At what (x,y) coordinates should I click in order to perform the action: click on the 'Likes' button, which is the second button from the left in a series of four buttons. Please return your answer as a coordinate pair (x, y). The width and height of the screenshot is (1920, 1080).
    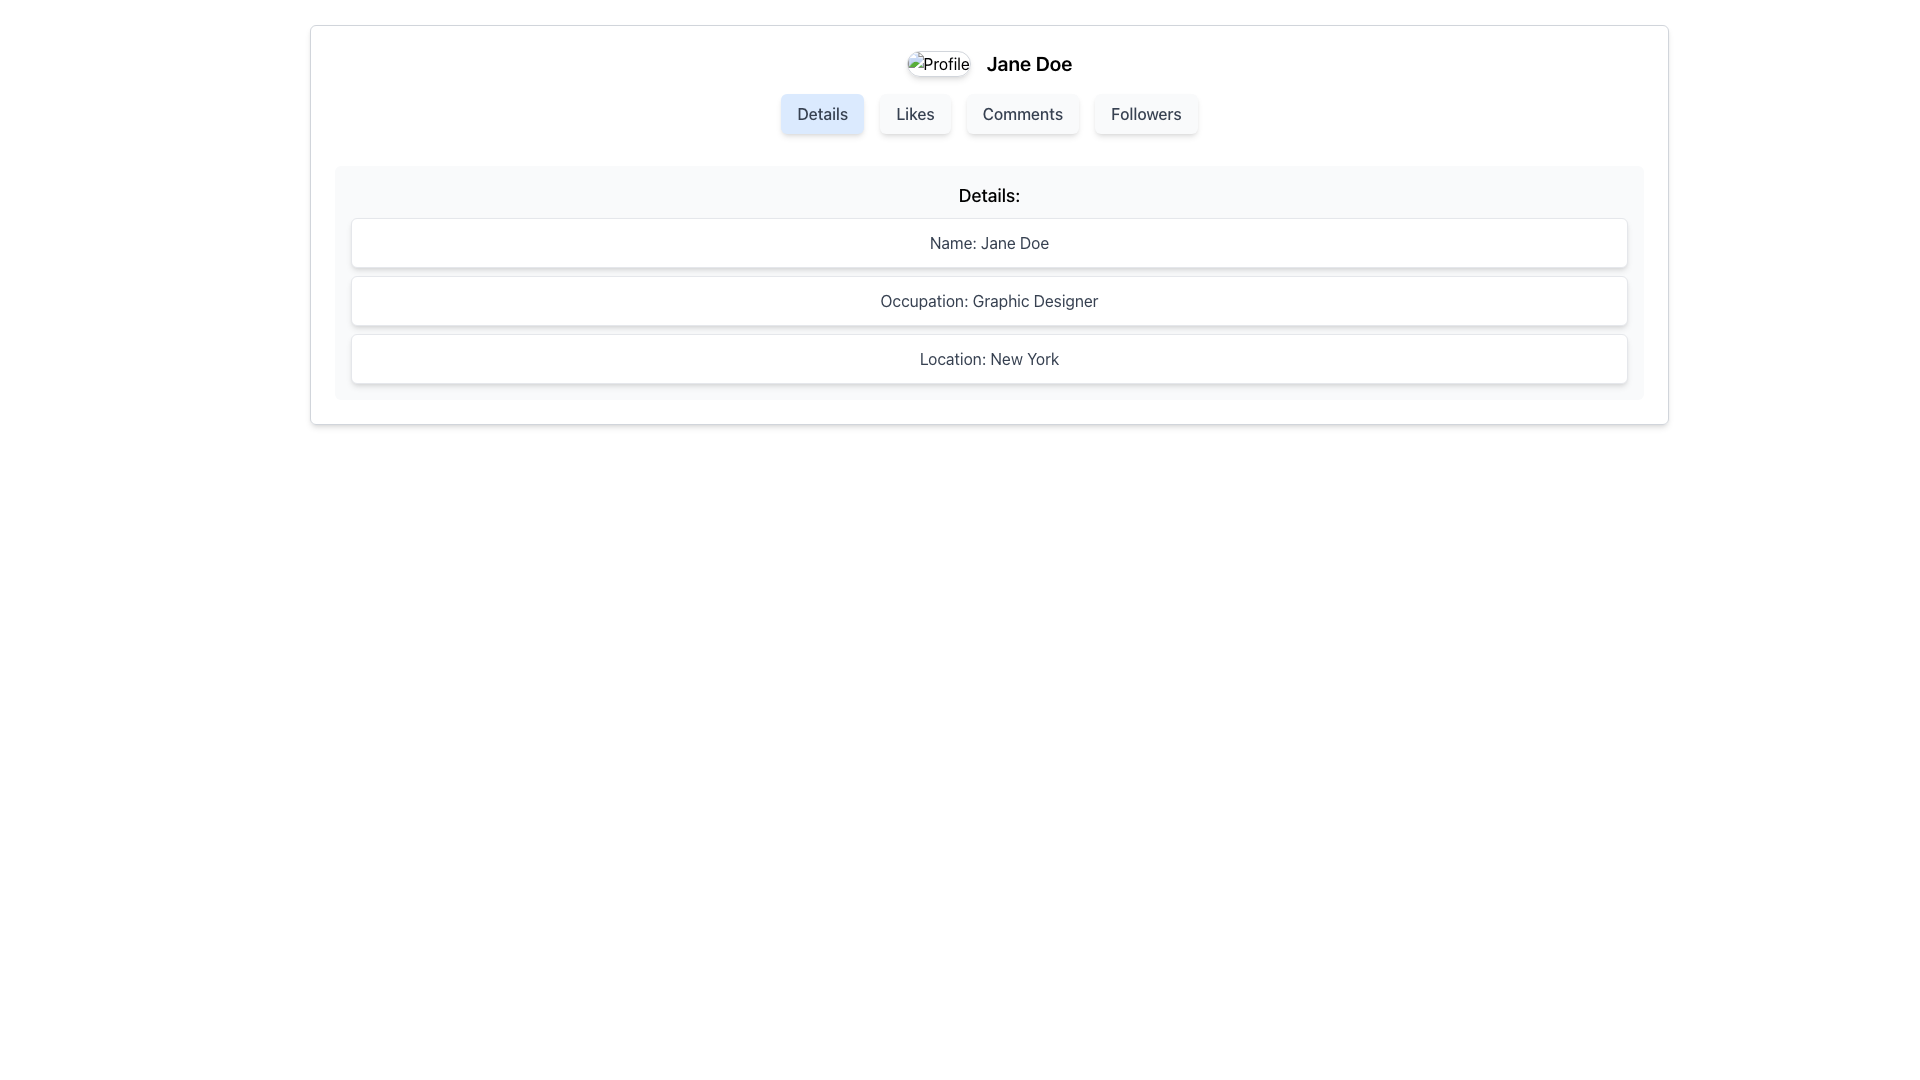
    Looking at the image, I should click on (914, 114).